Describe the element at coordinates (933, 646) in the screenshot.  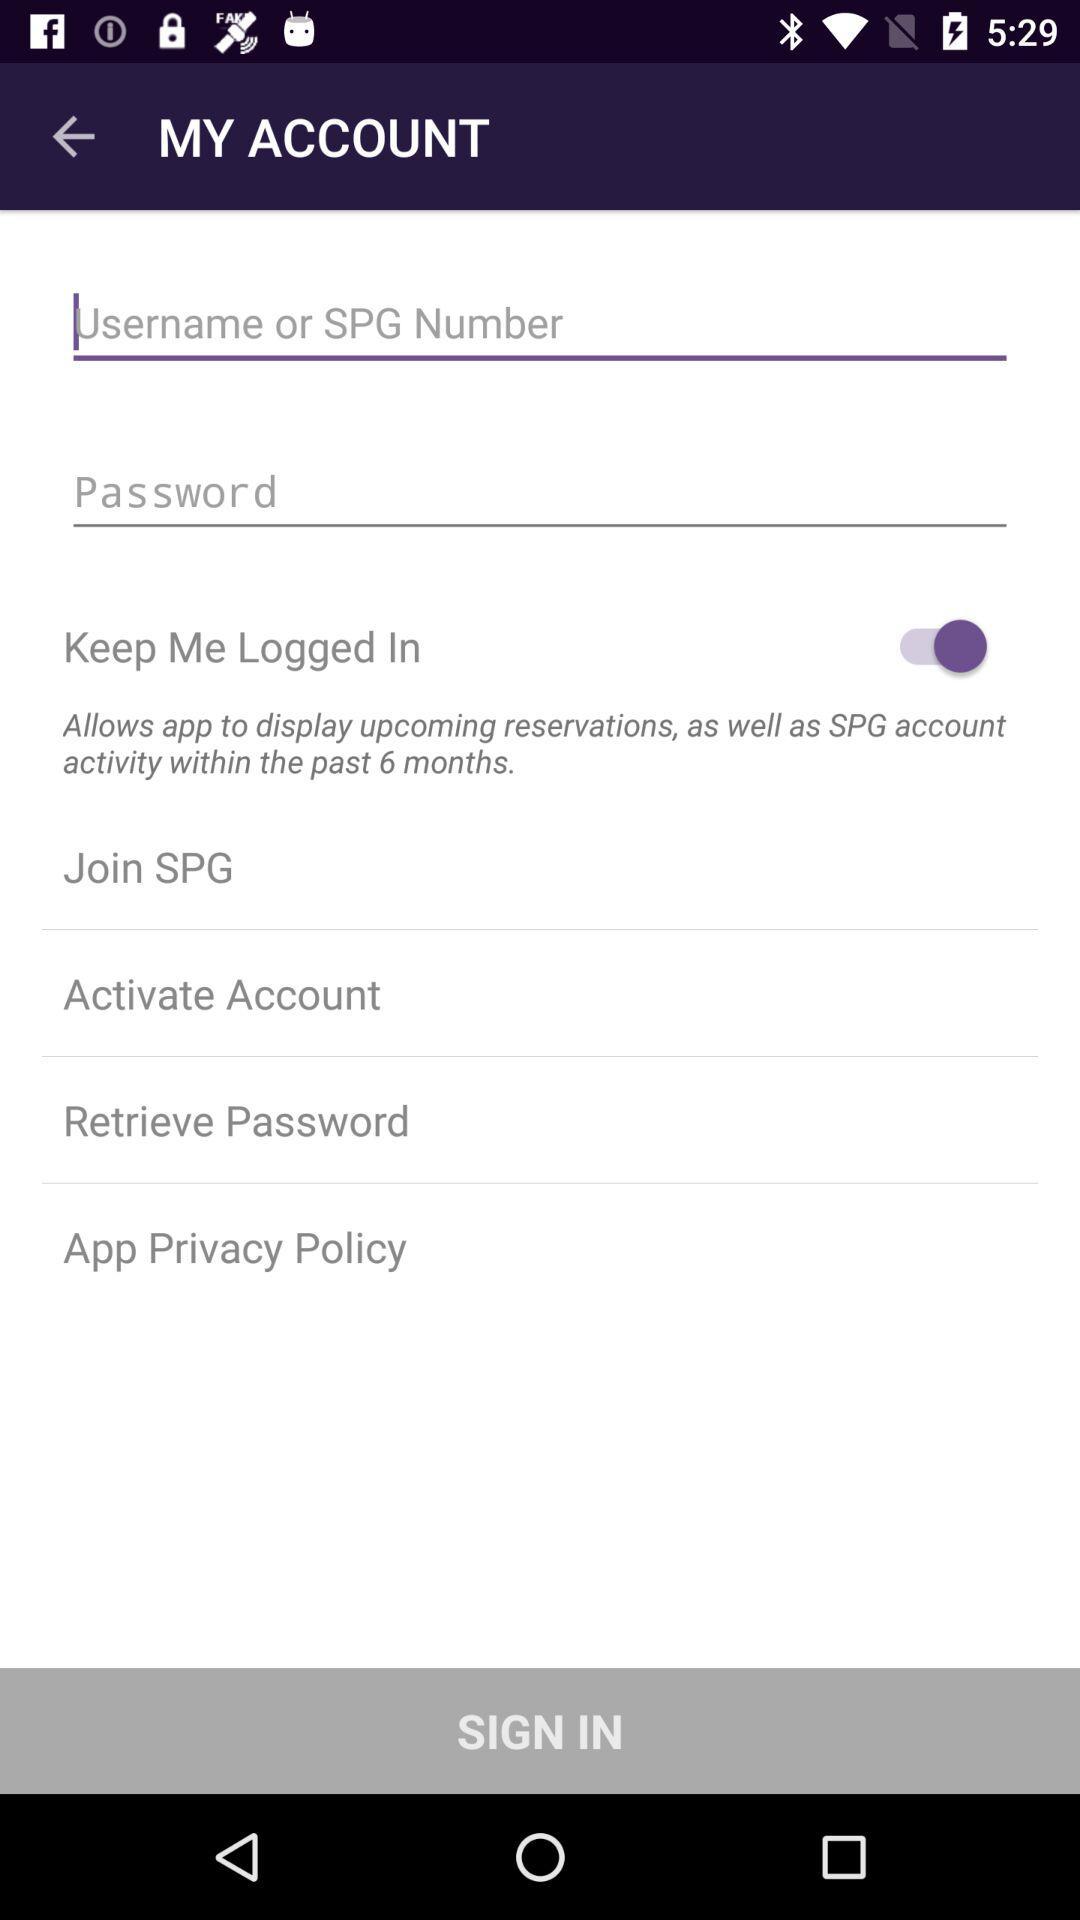
I see `keep logged in button` at that location.